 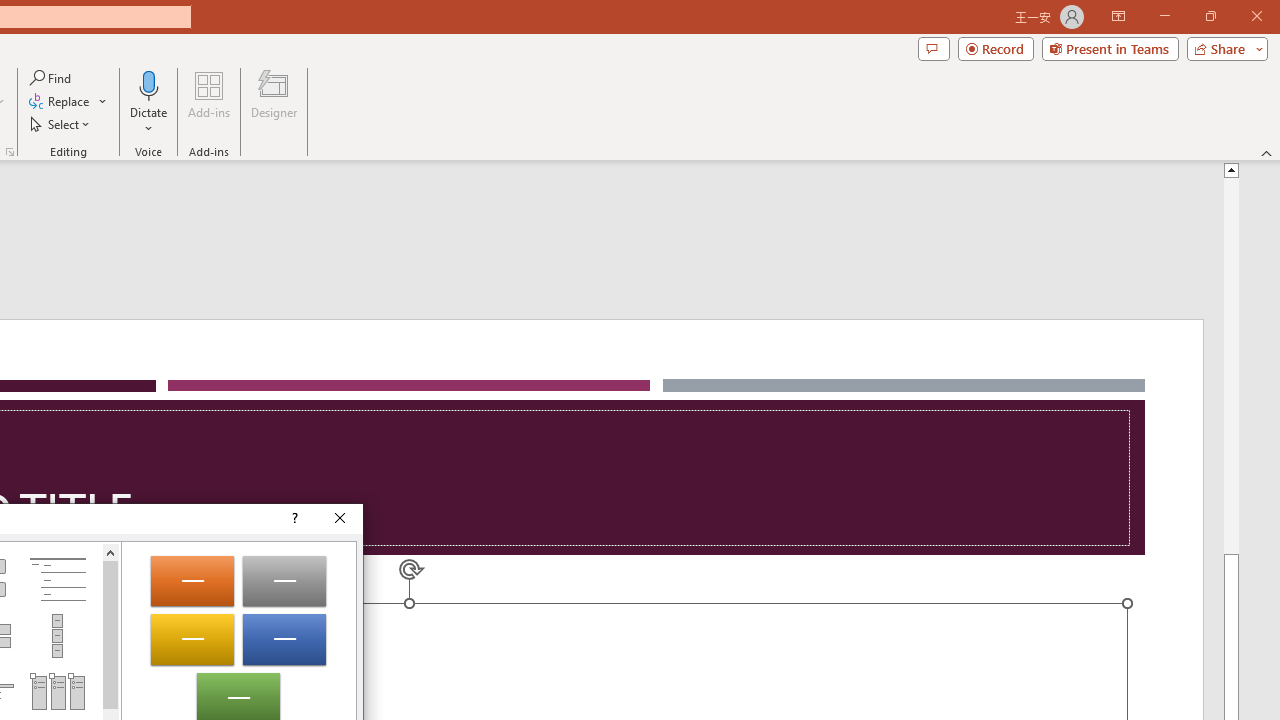 I want to click on 'Close', so click(x=340, y=518).